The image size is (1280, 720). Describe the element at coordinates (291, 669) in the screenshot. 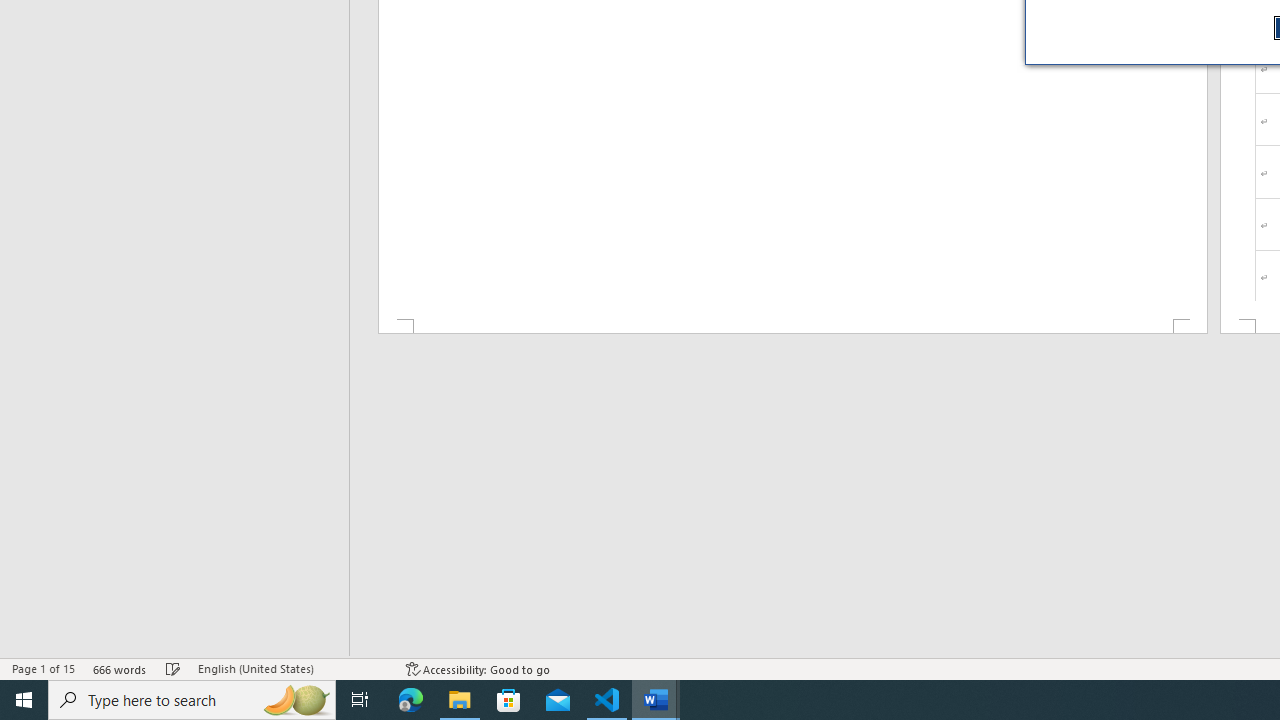

I see `'Language English (United States)'` at that location.